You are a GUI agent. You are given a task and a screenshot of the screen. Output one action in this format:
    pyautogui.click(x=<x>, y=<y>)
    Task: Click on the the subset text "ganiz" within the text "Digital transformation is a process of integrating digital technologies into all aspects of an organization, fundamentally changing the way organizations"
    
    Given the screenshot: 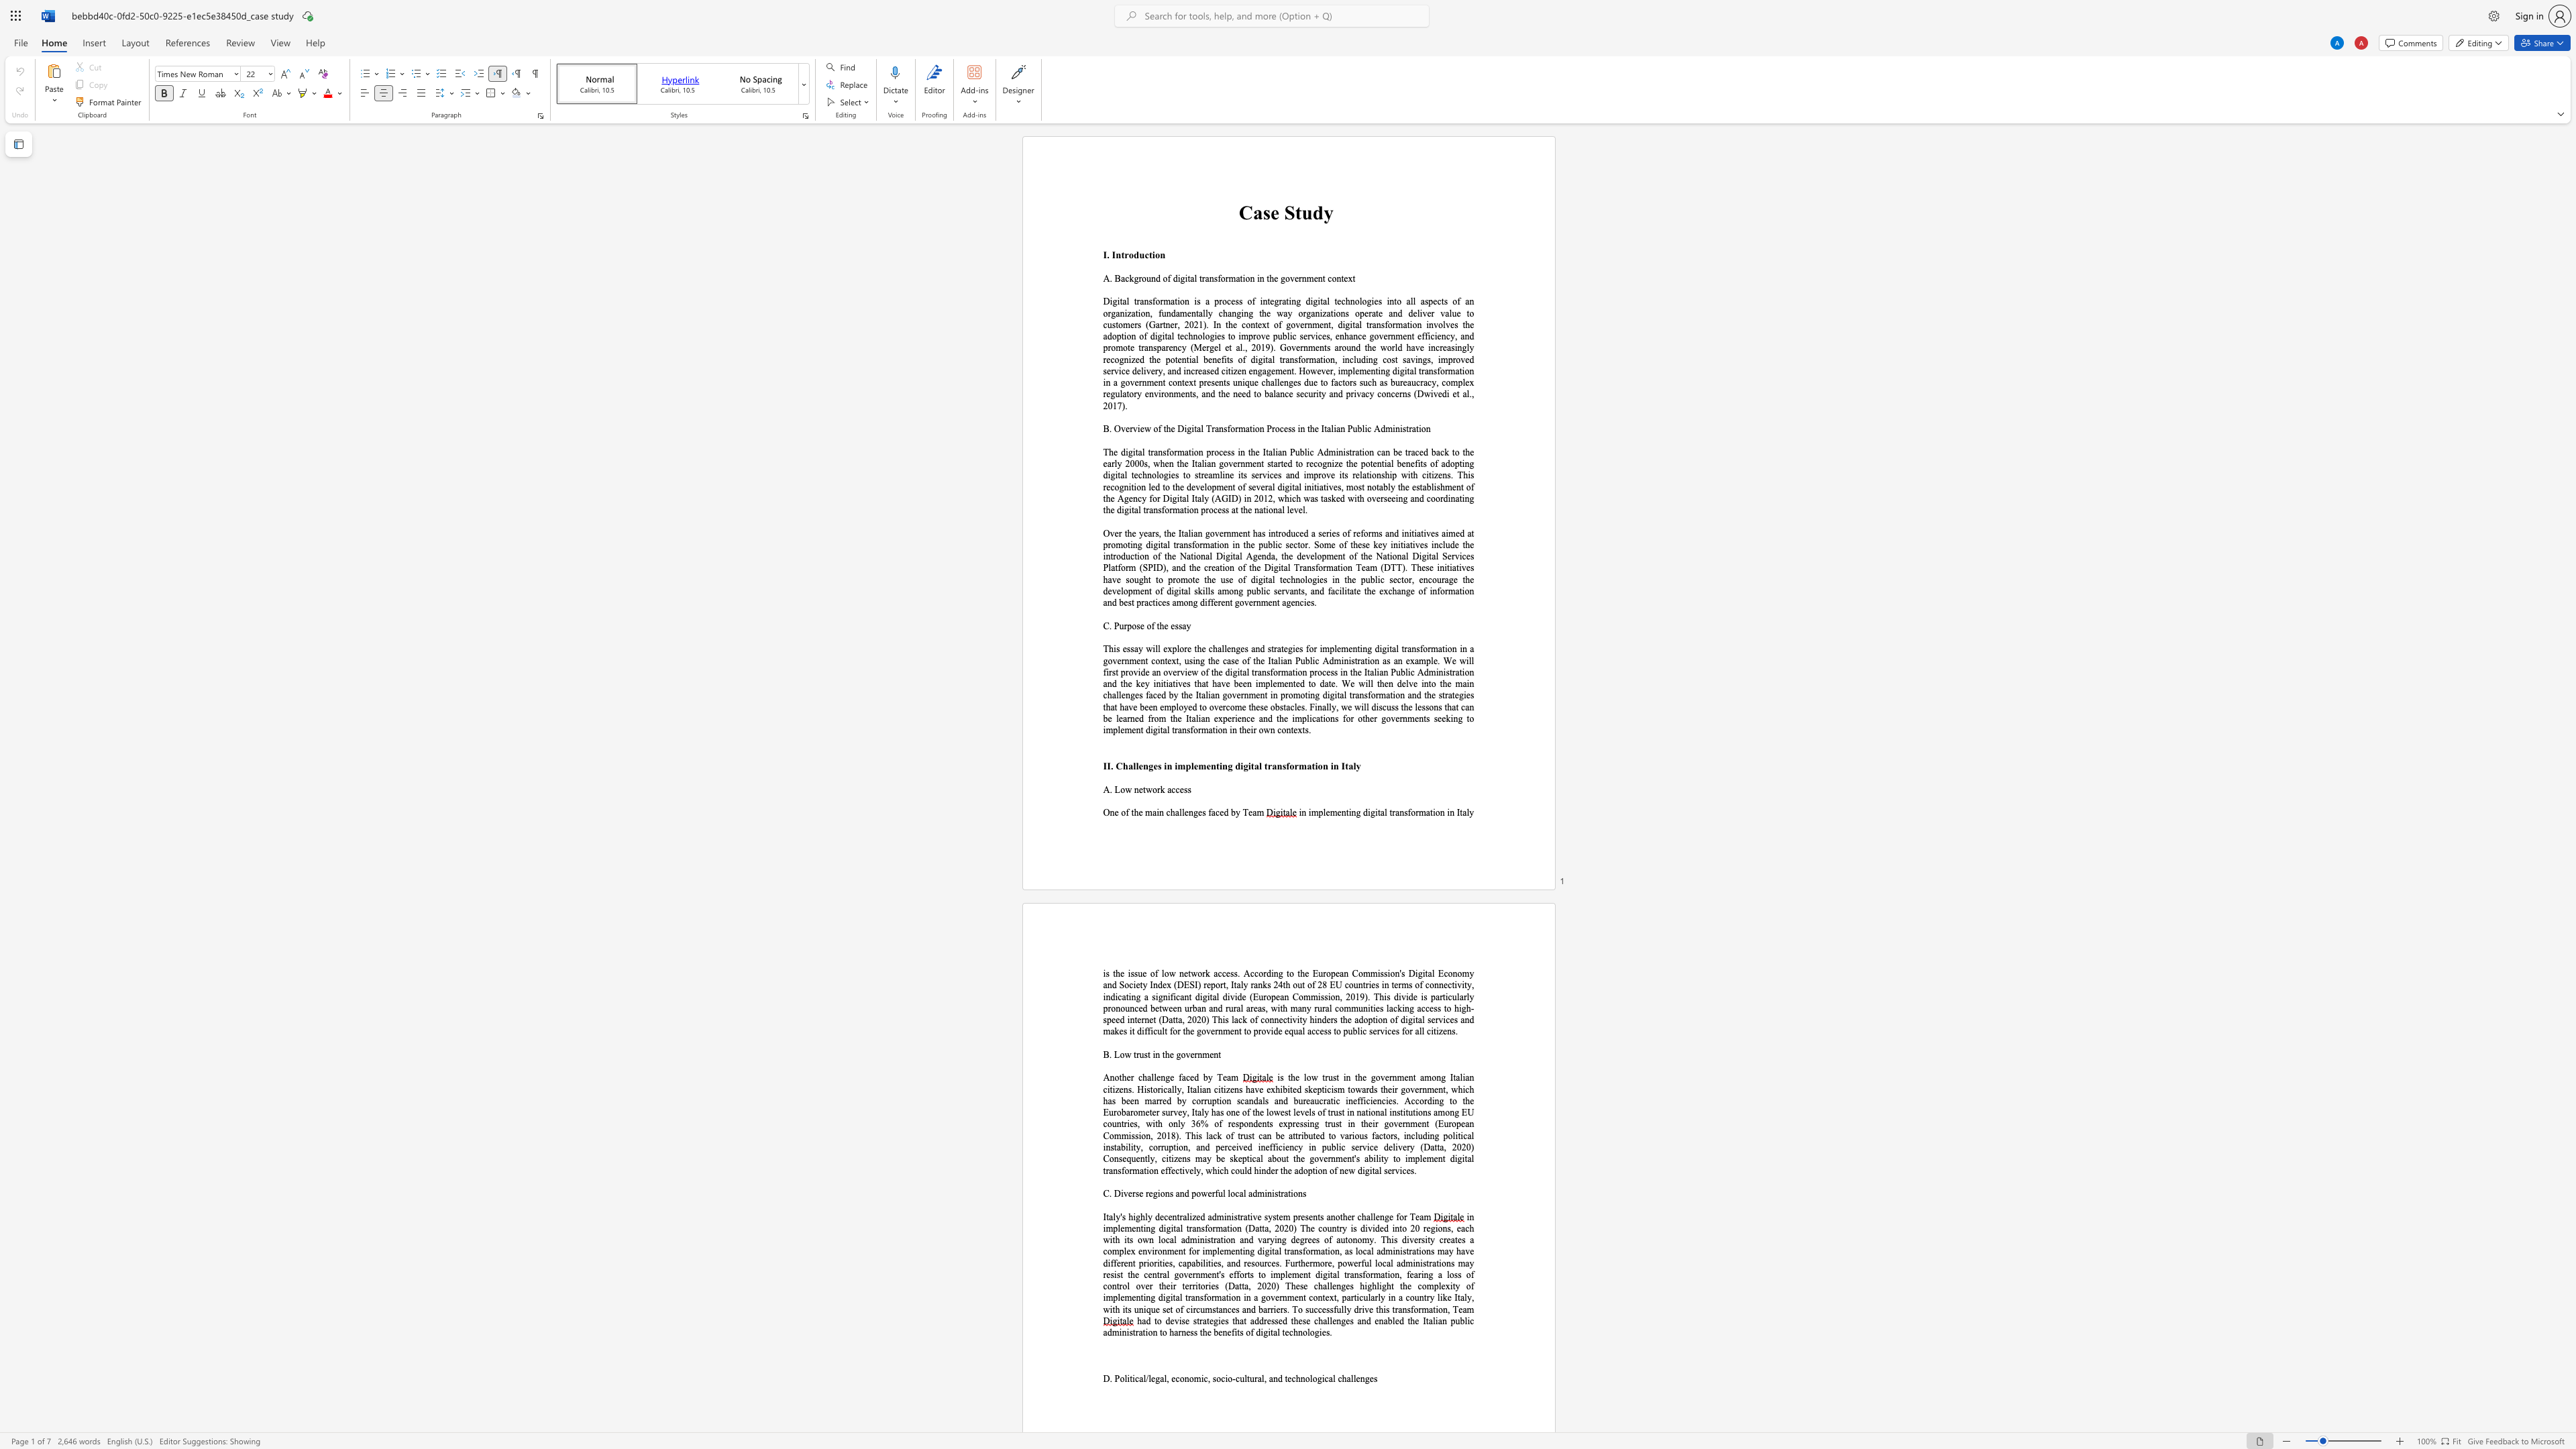 What is the action you would take?
    pyautogui.click(x=1111, y=313)
    